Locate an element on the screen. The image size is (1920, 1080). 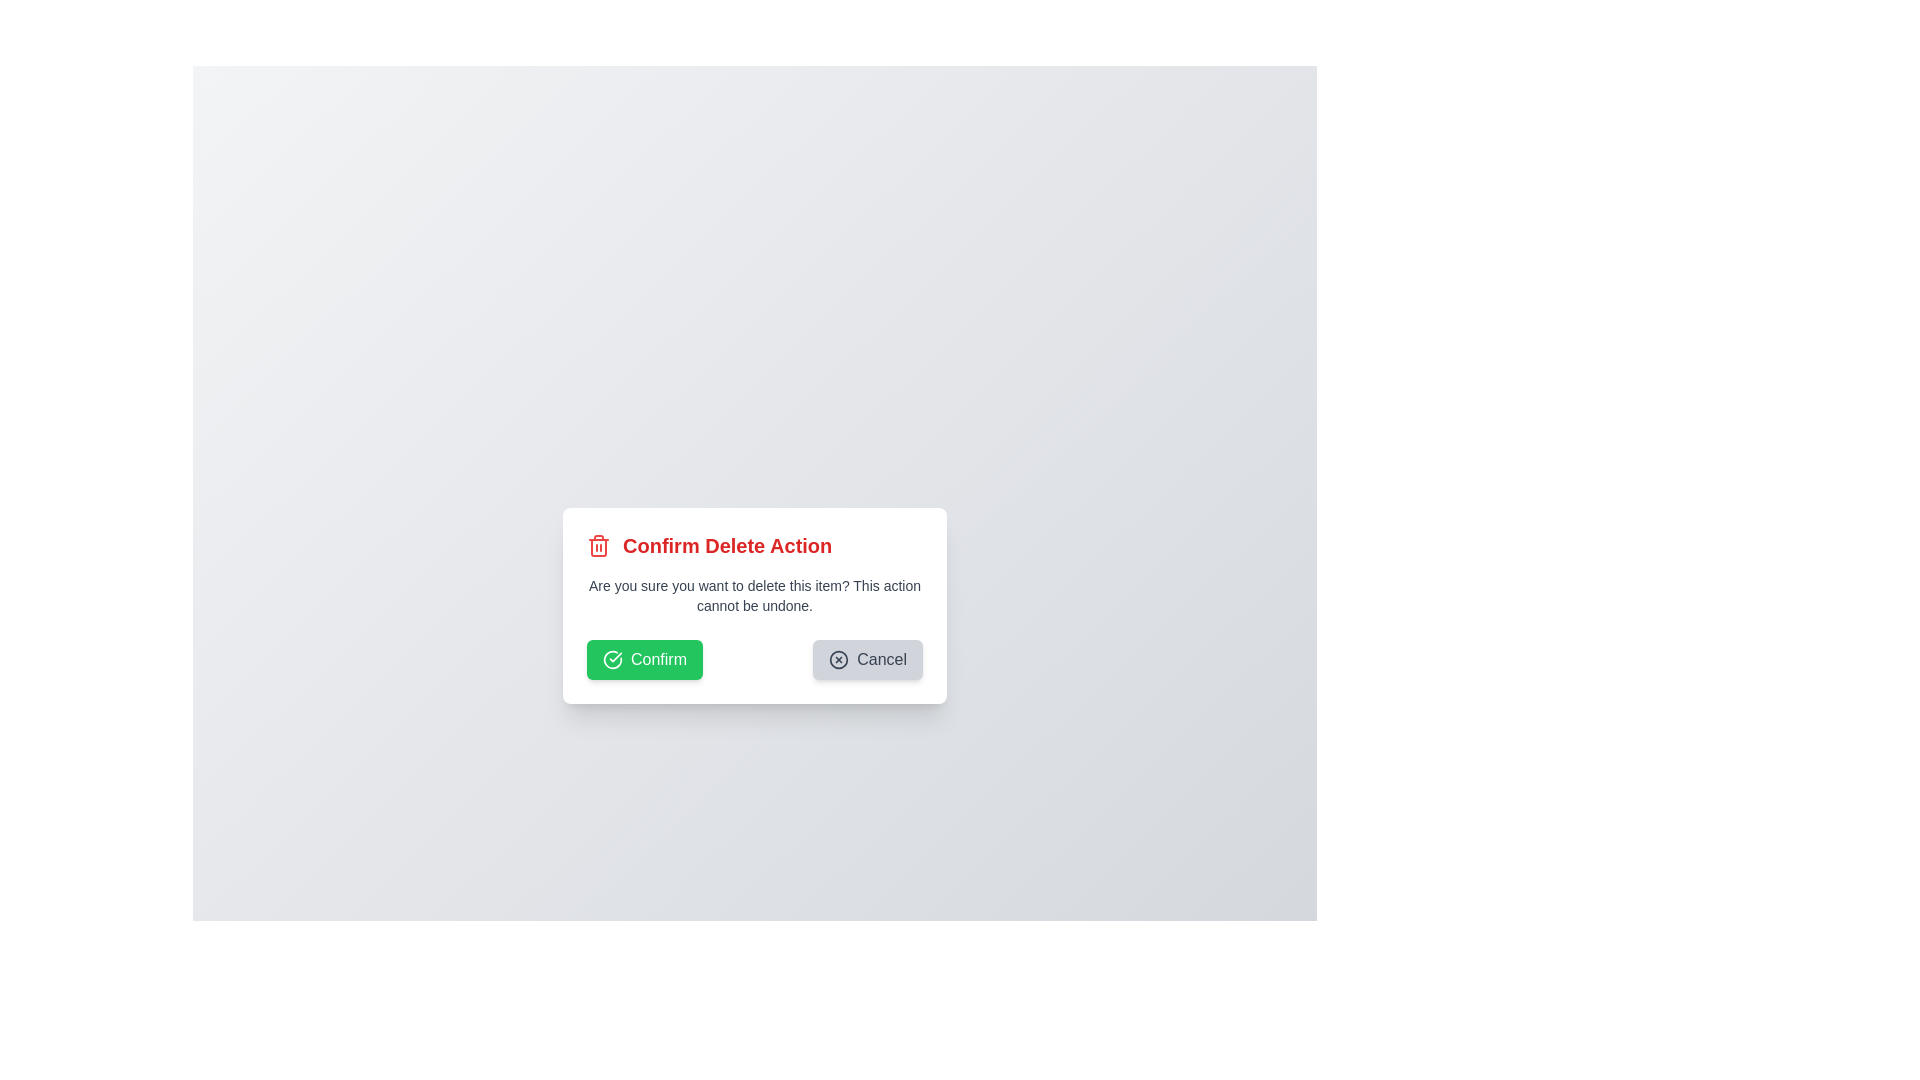
the green 'Confirm' button with rounded corners and a checkmark icon to confirm the action is located at coordinates (644, 659).